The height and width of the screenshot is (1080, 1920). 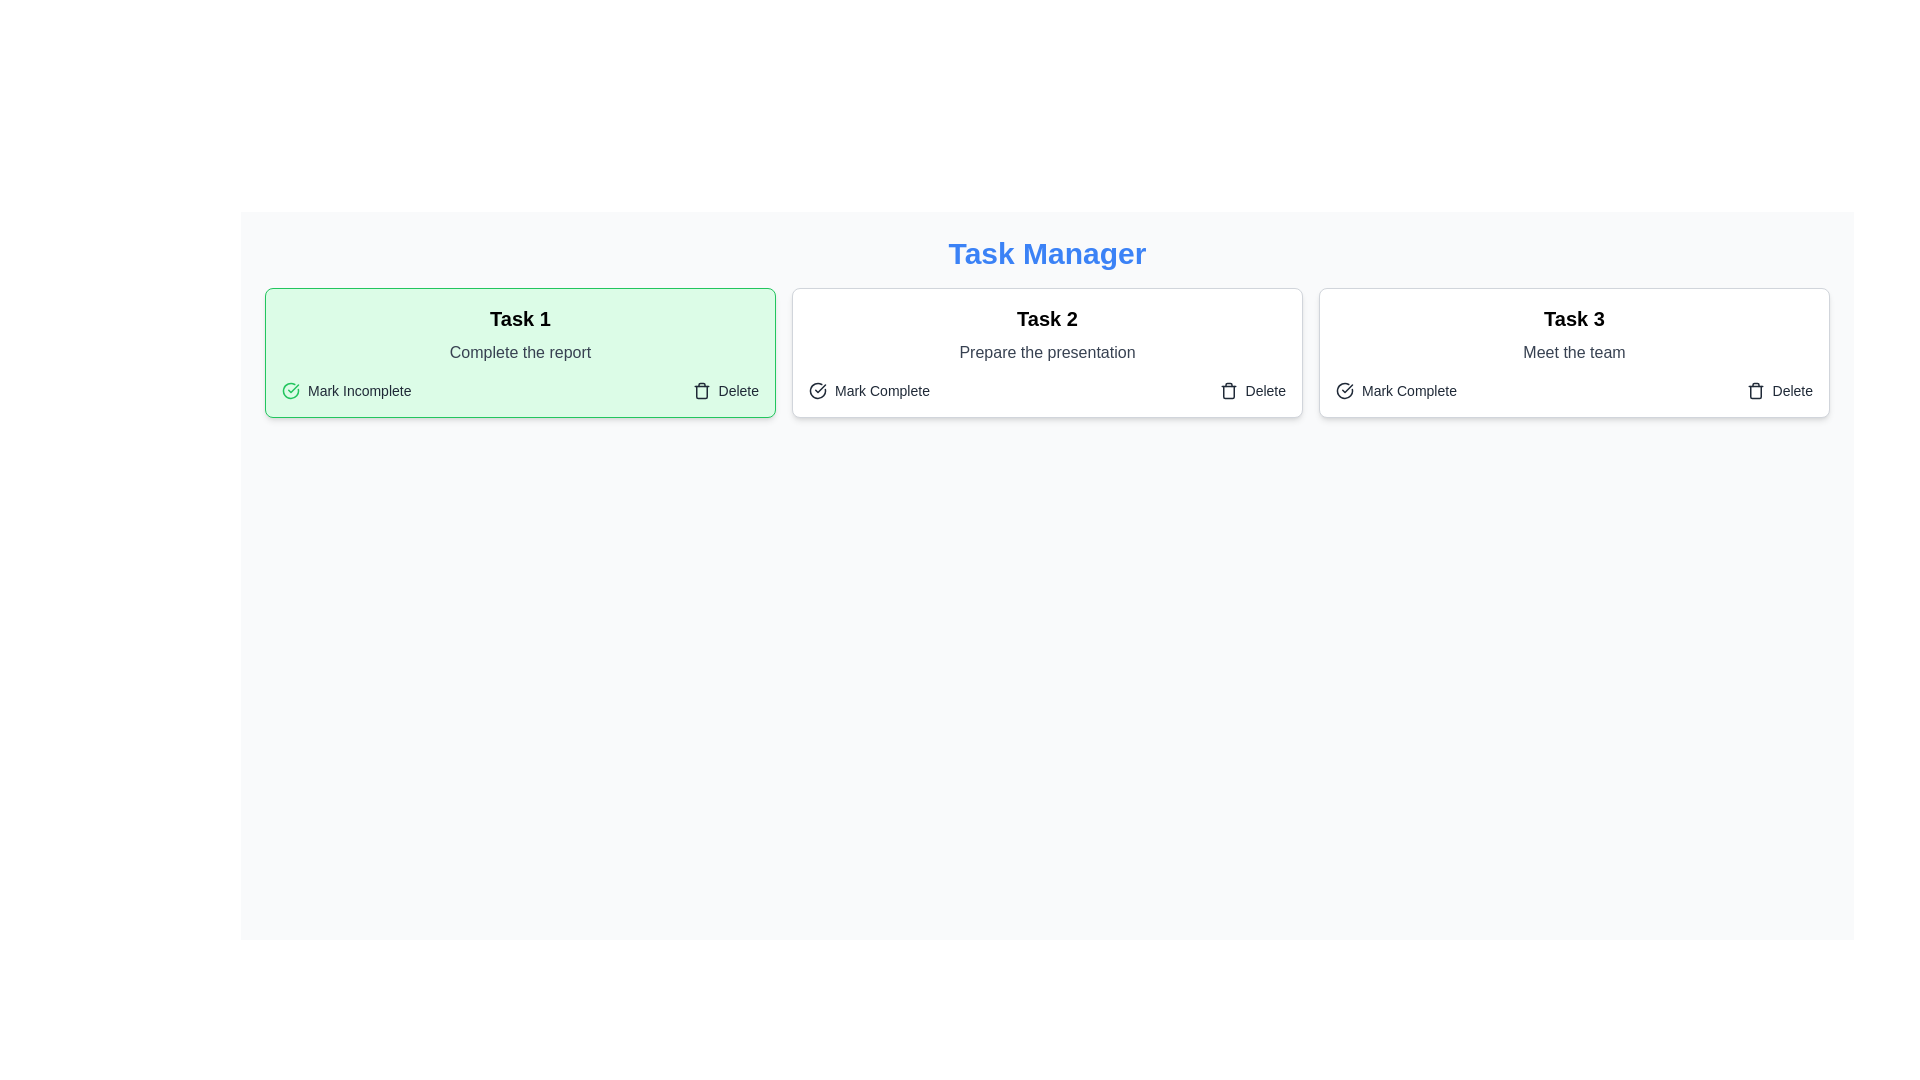 I want to click on the 'Delete' label located at the bottom-right corner of the 'Task 3' card, which has a hover effect changing its color to red, so click(x=1792, y=390).